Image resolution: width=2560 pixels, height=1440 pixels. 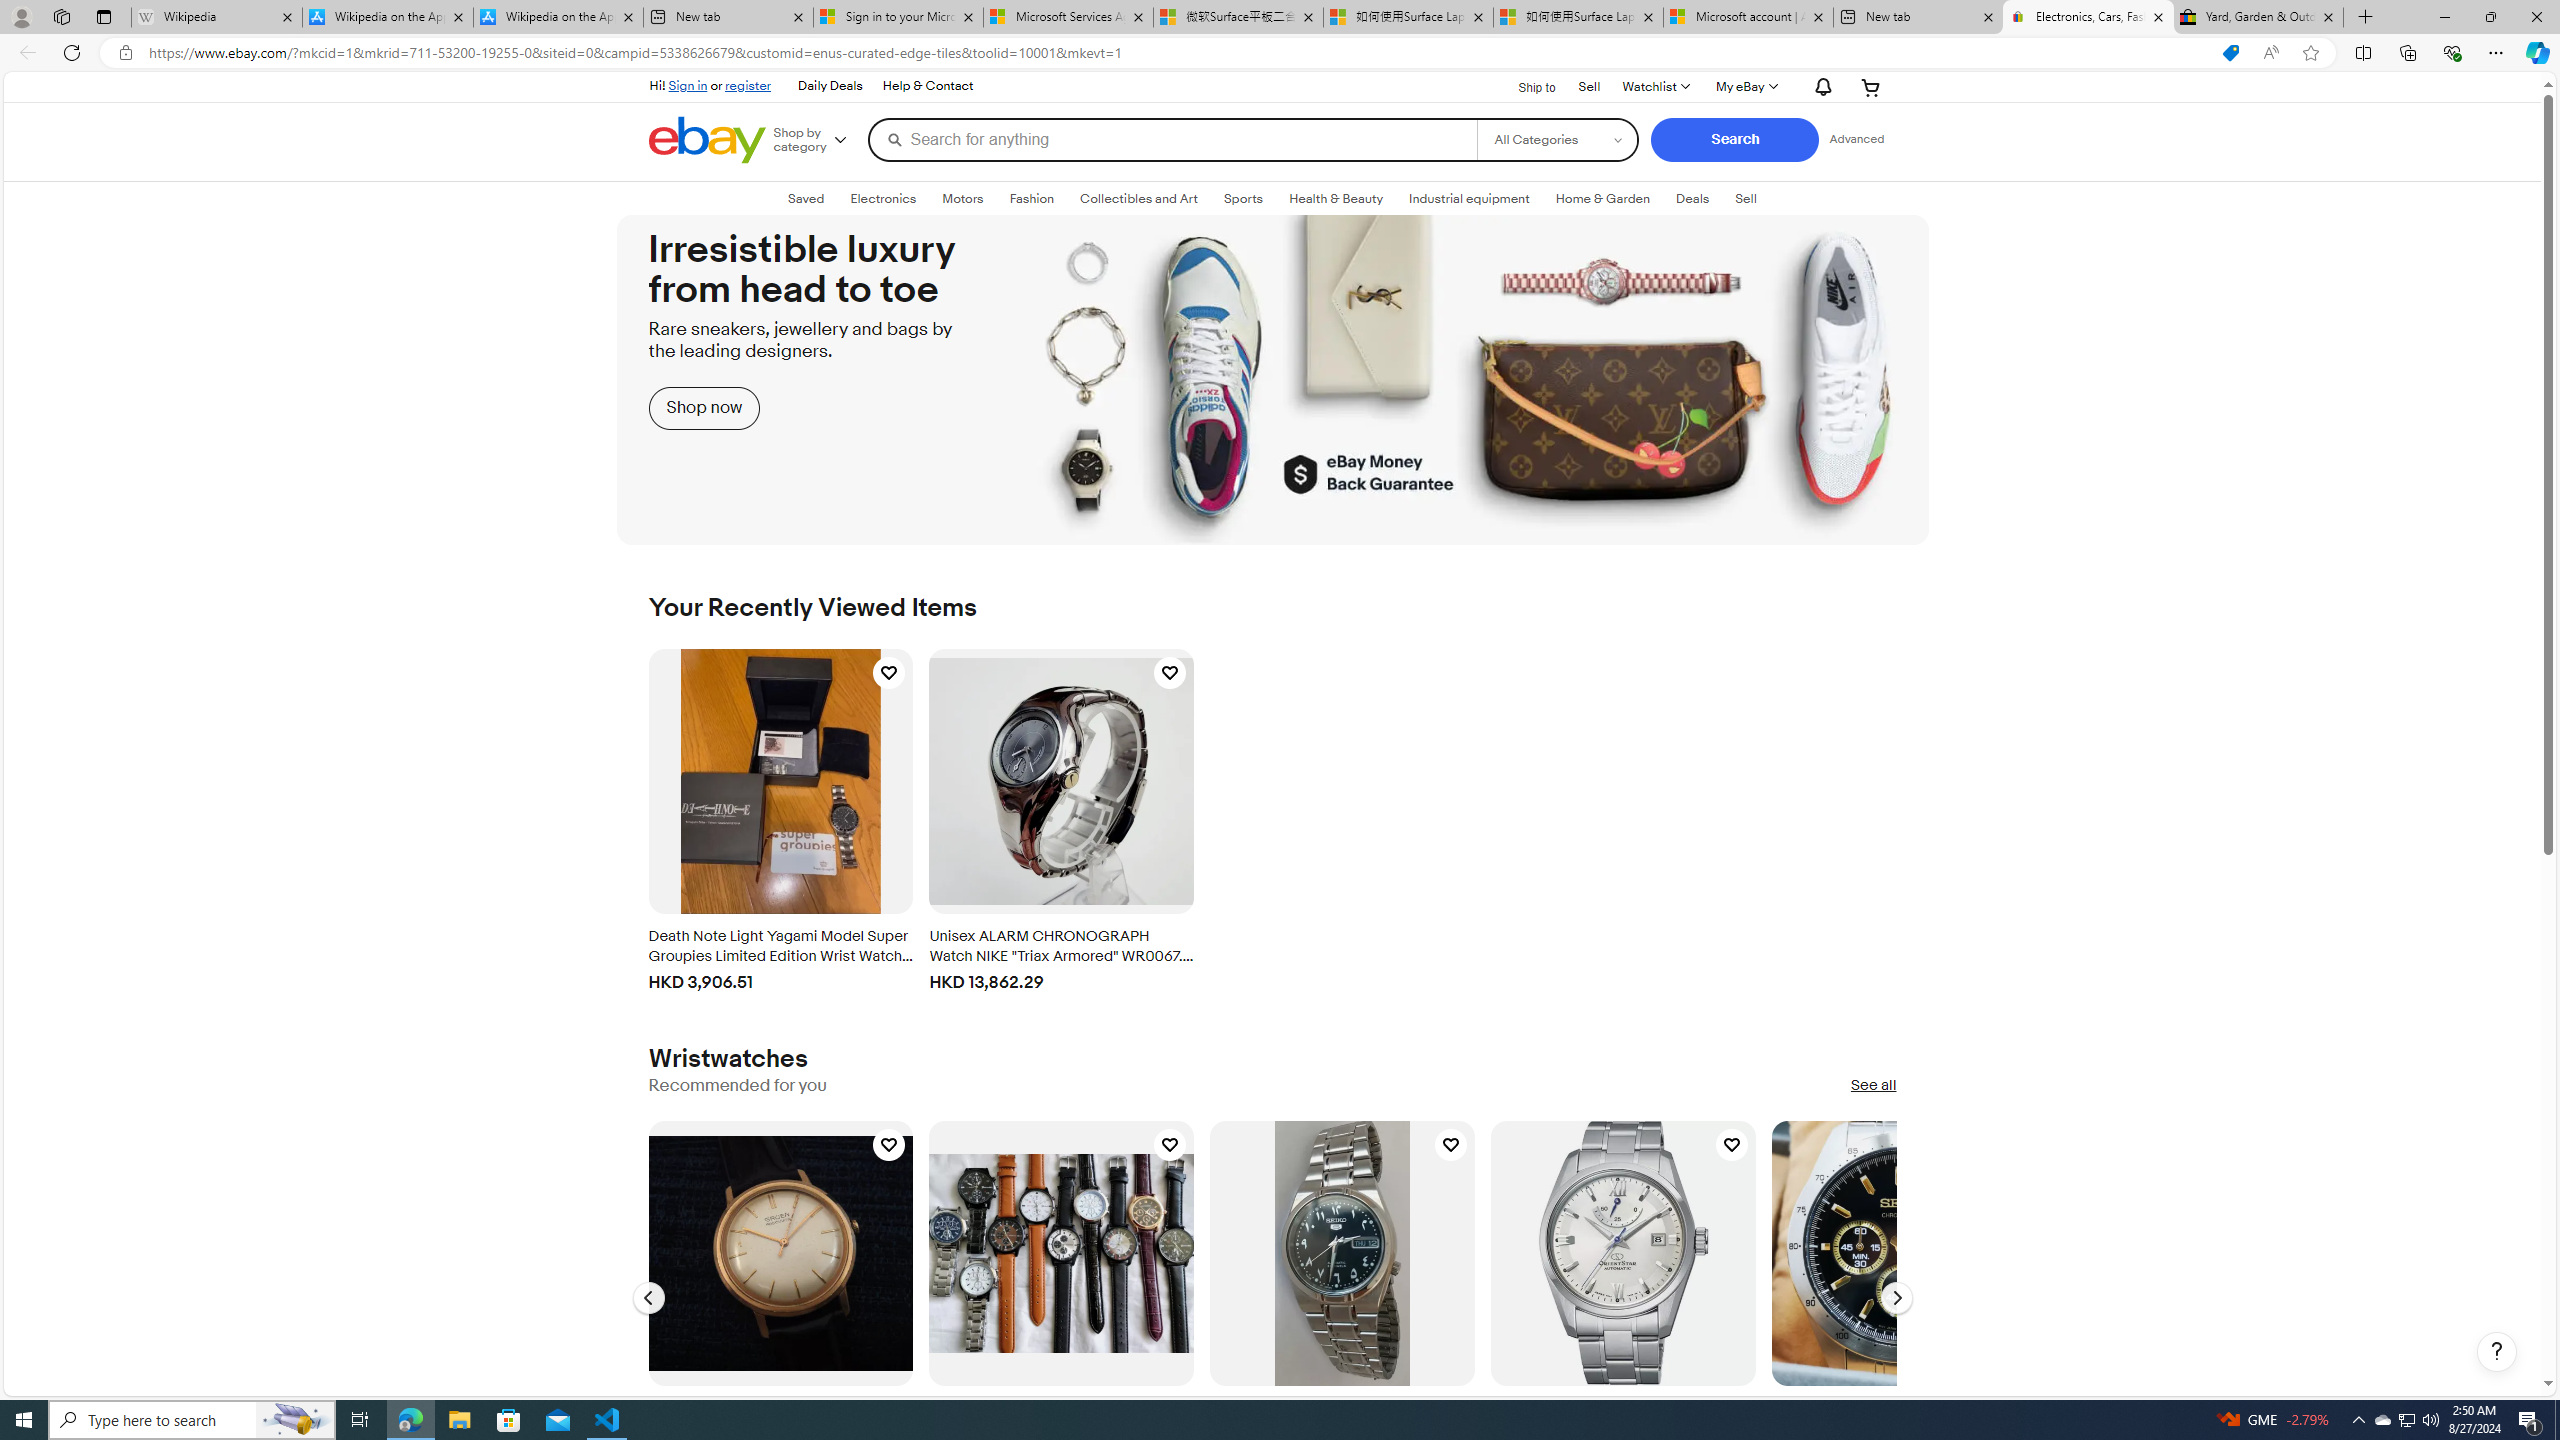 I want to click on 'Collectibles and ArtExpand: Collectibles and Art', so click(x=1138, y=198).